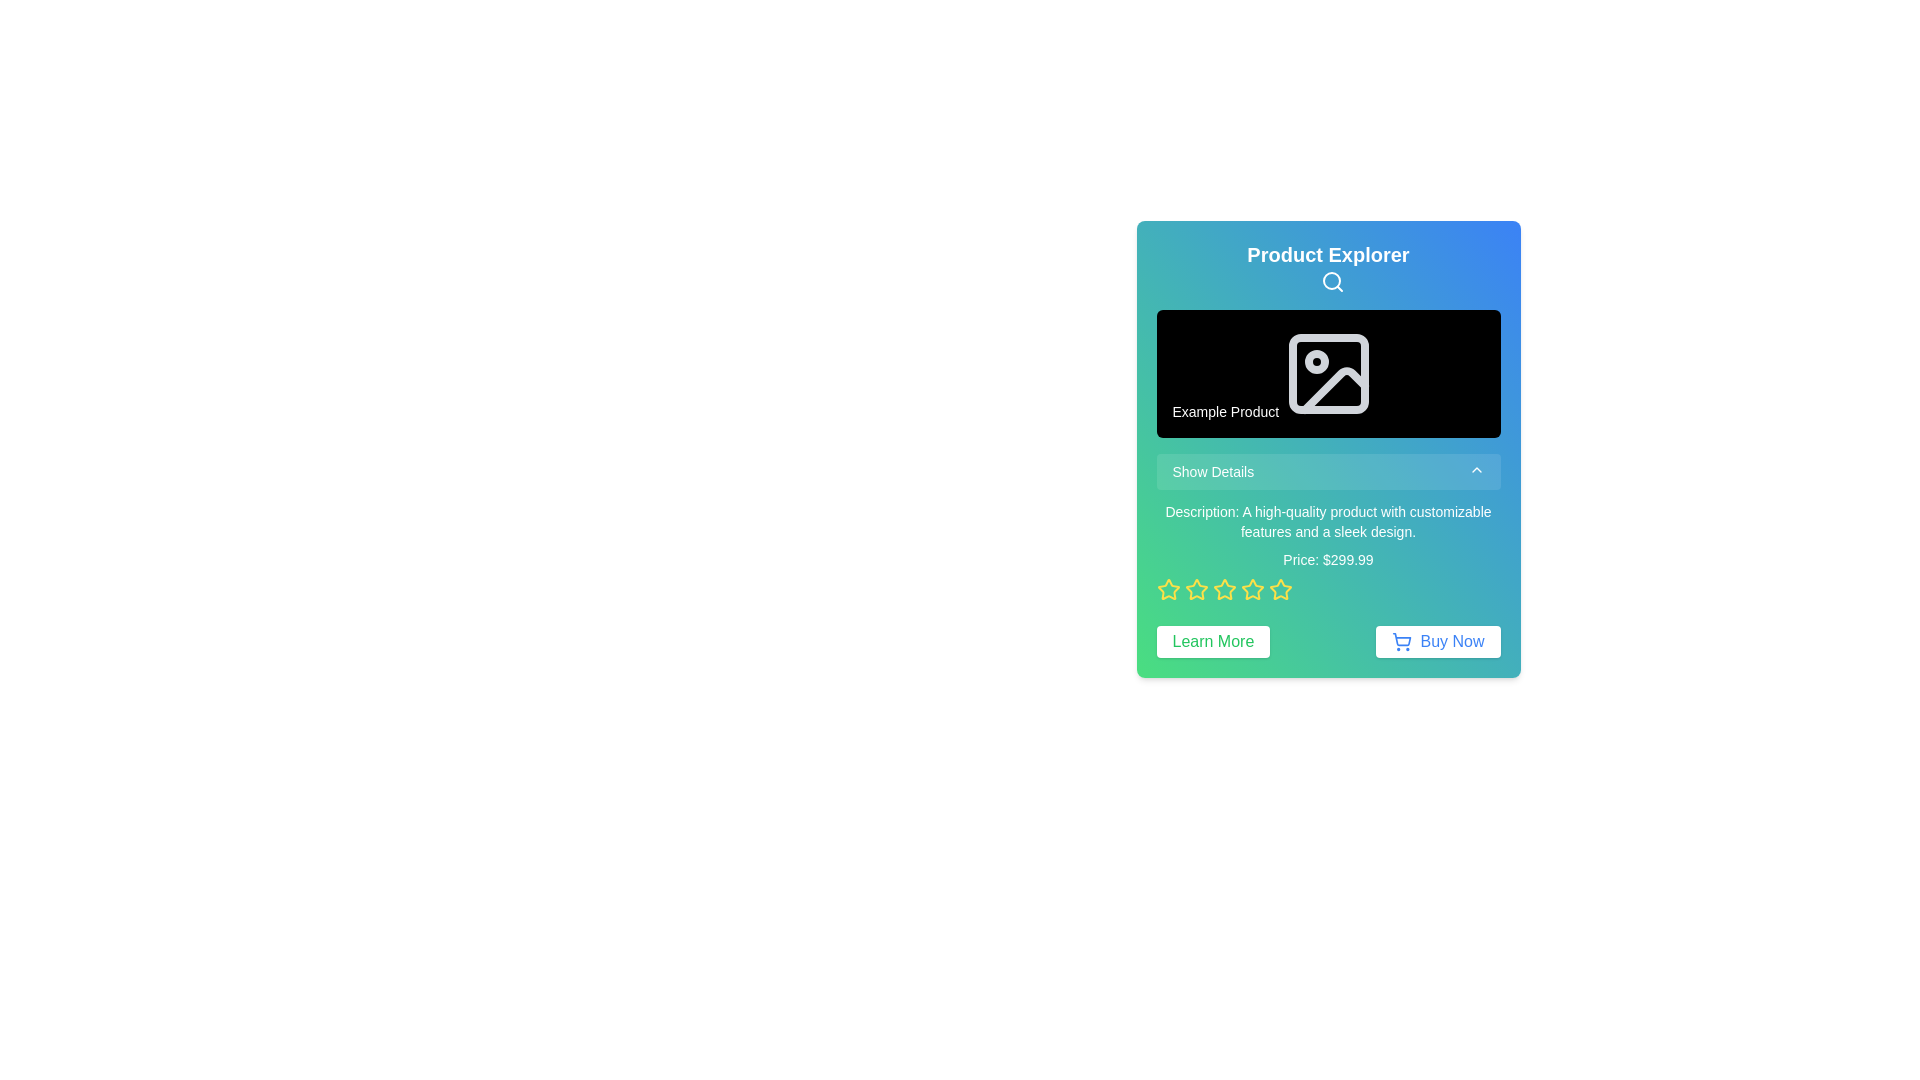  Describe the element at coordinates (1196, 588) in the screenshot. I see `the second star icon from the left in the horizontal row of five stars located below the product description to provide feedback or rate the displayed product` at that location.